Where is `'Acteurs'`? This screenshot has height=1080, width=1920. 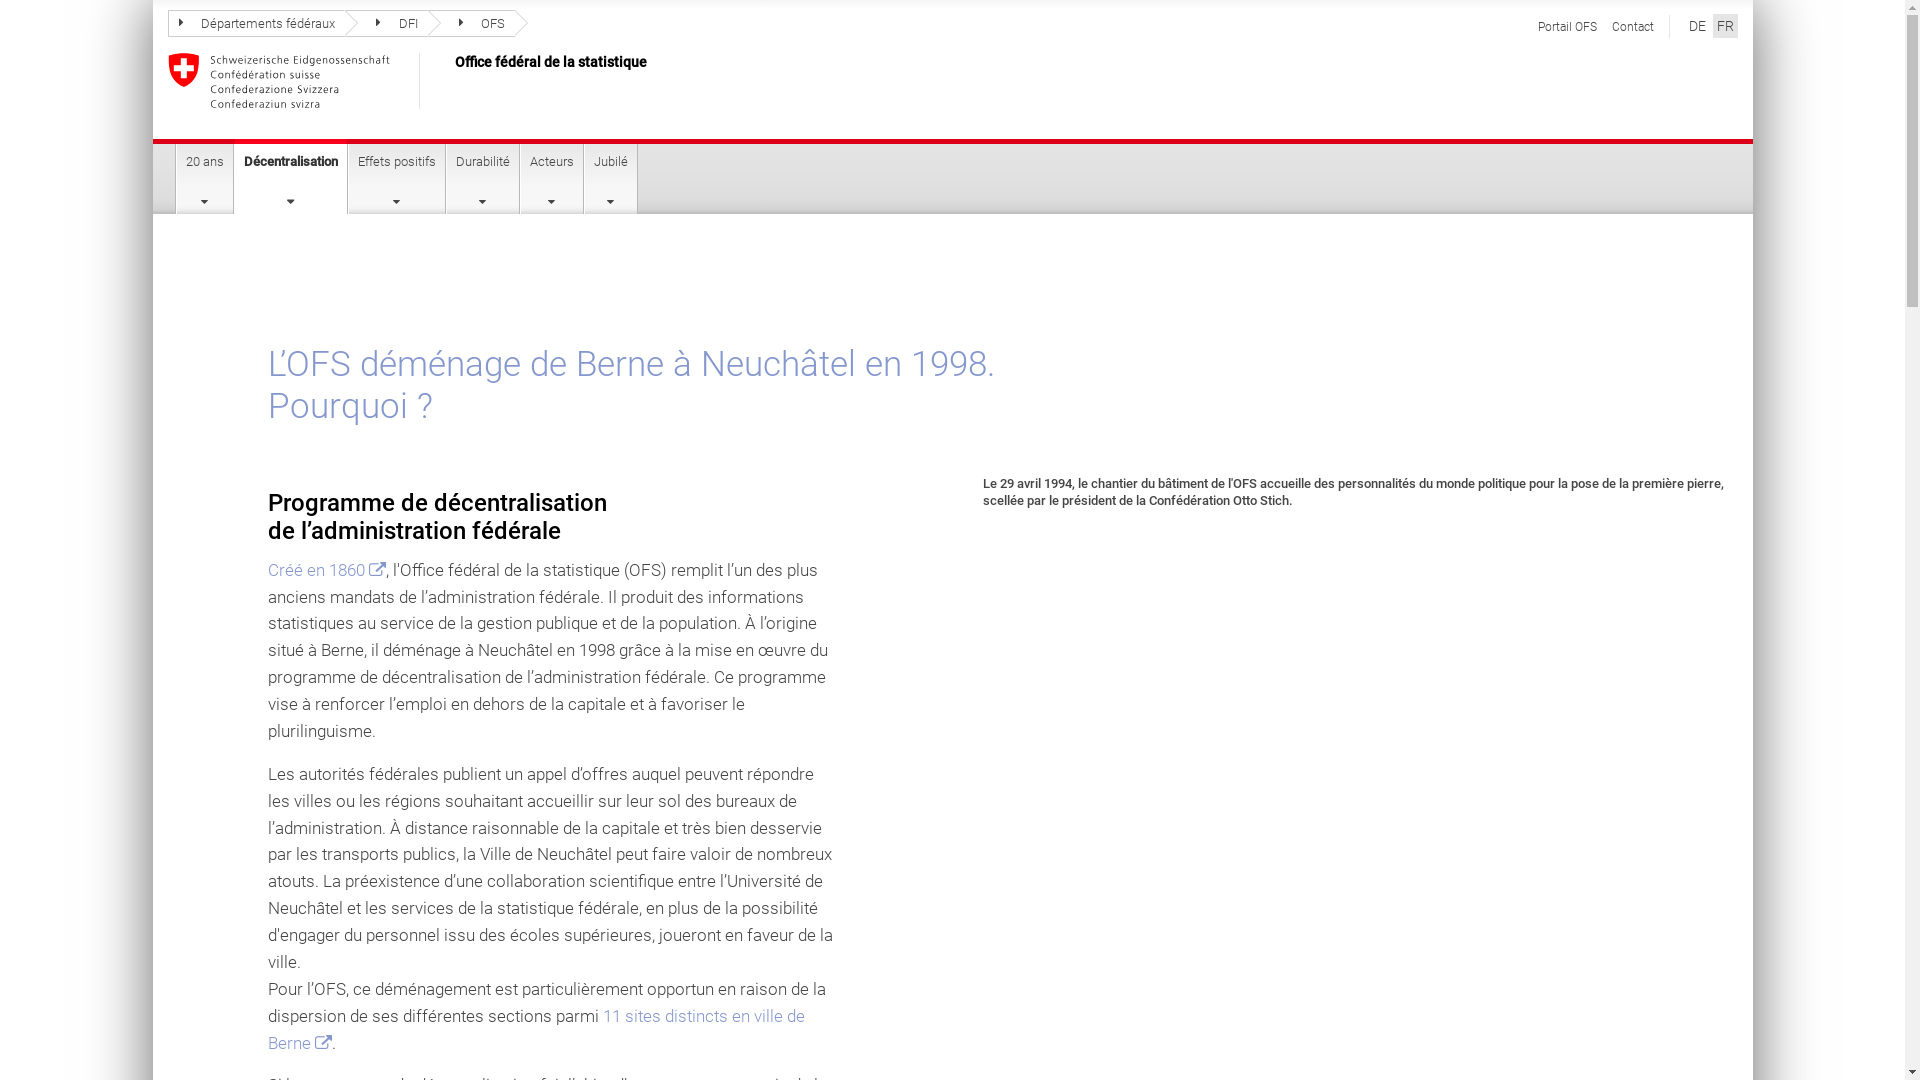 'Acteurs' is located at coordinates (552, 177).